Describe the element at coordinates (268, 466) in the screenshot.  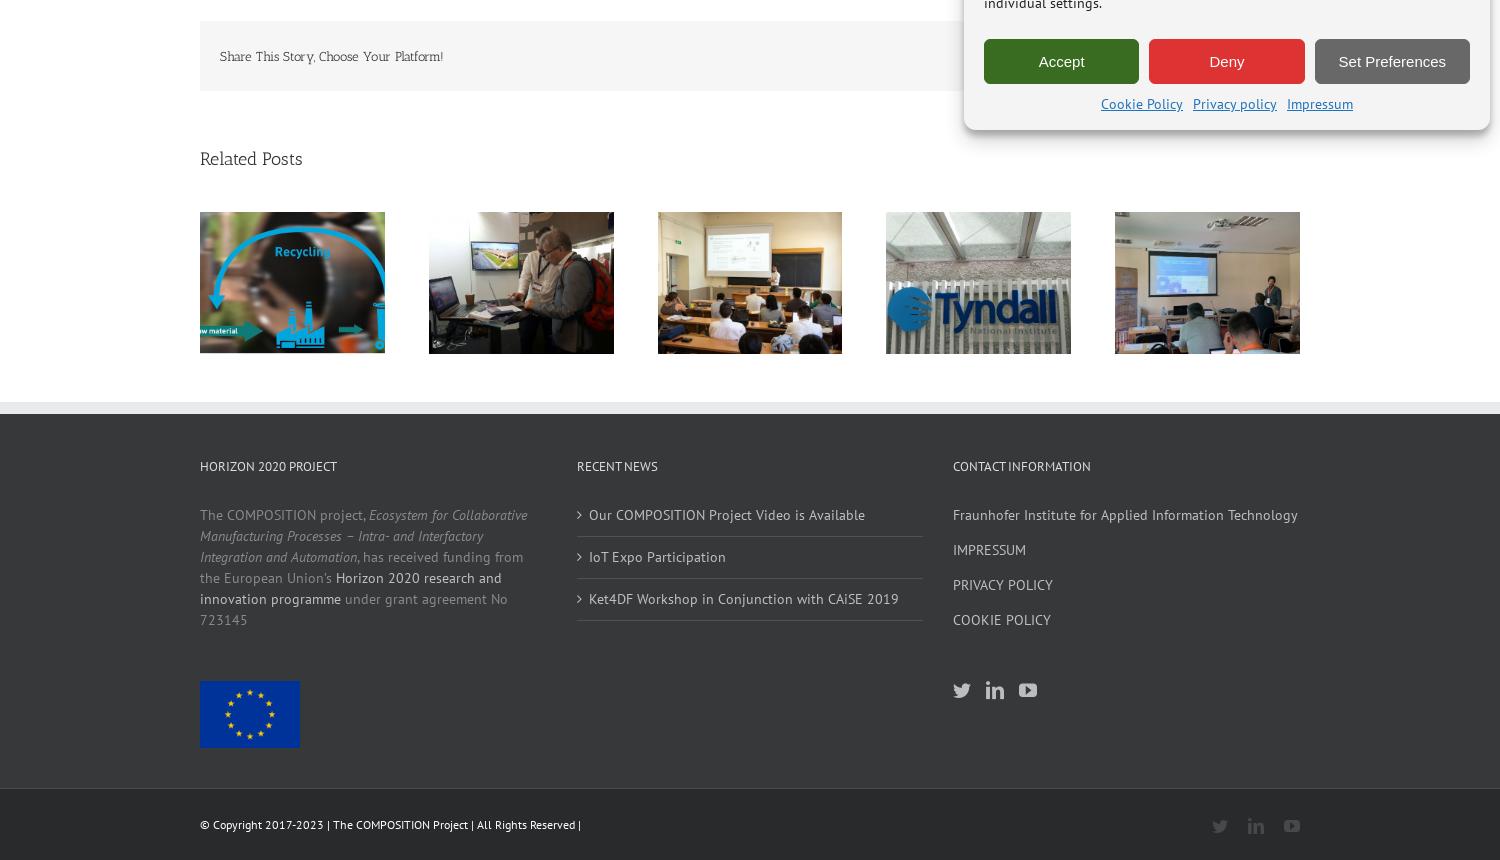
I see `'Horizon 2020 Project'` at that location.